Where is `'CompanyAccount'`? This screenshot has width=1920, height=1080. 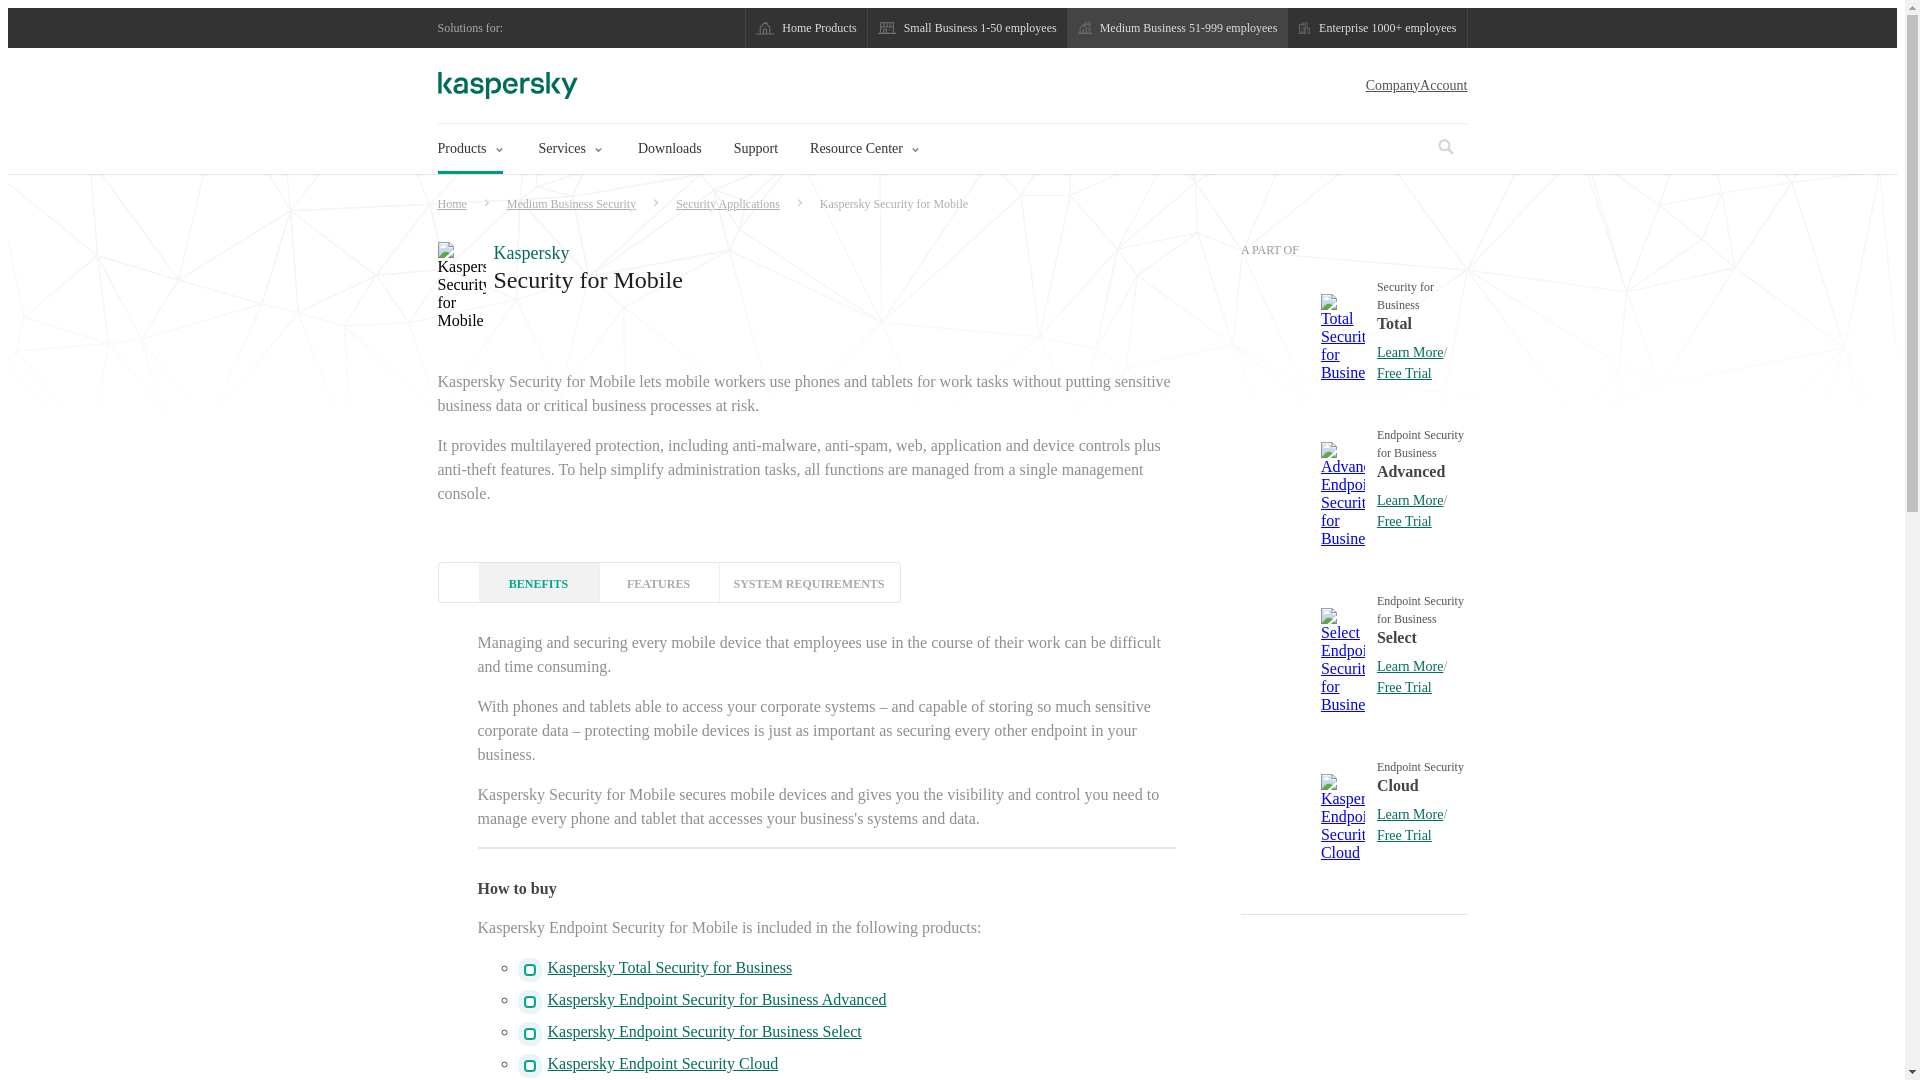
'CompanyAccount' is located at coordinates (1415, 84).